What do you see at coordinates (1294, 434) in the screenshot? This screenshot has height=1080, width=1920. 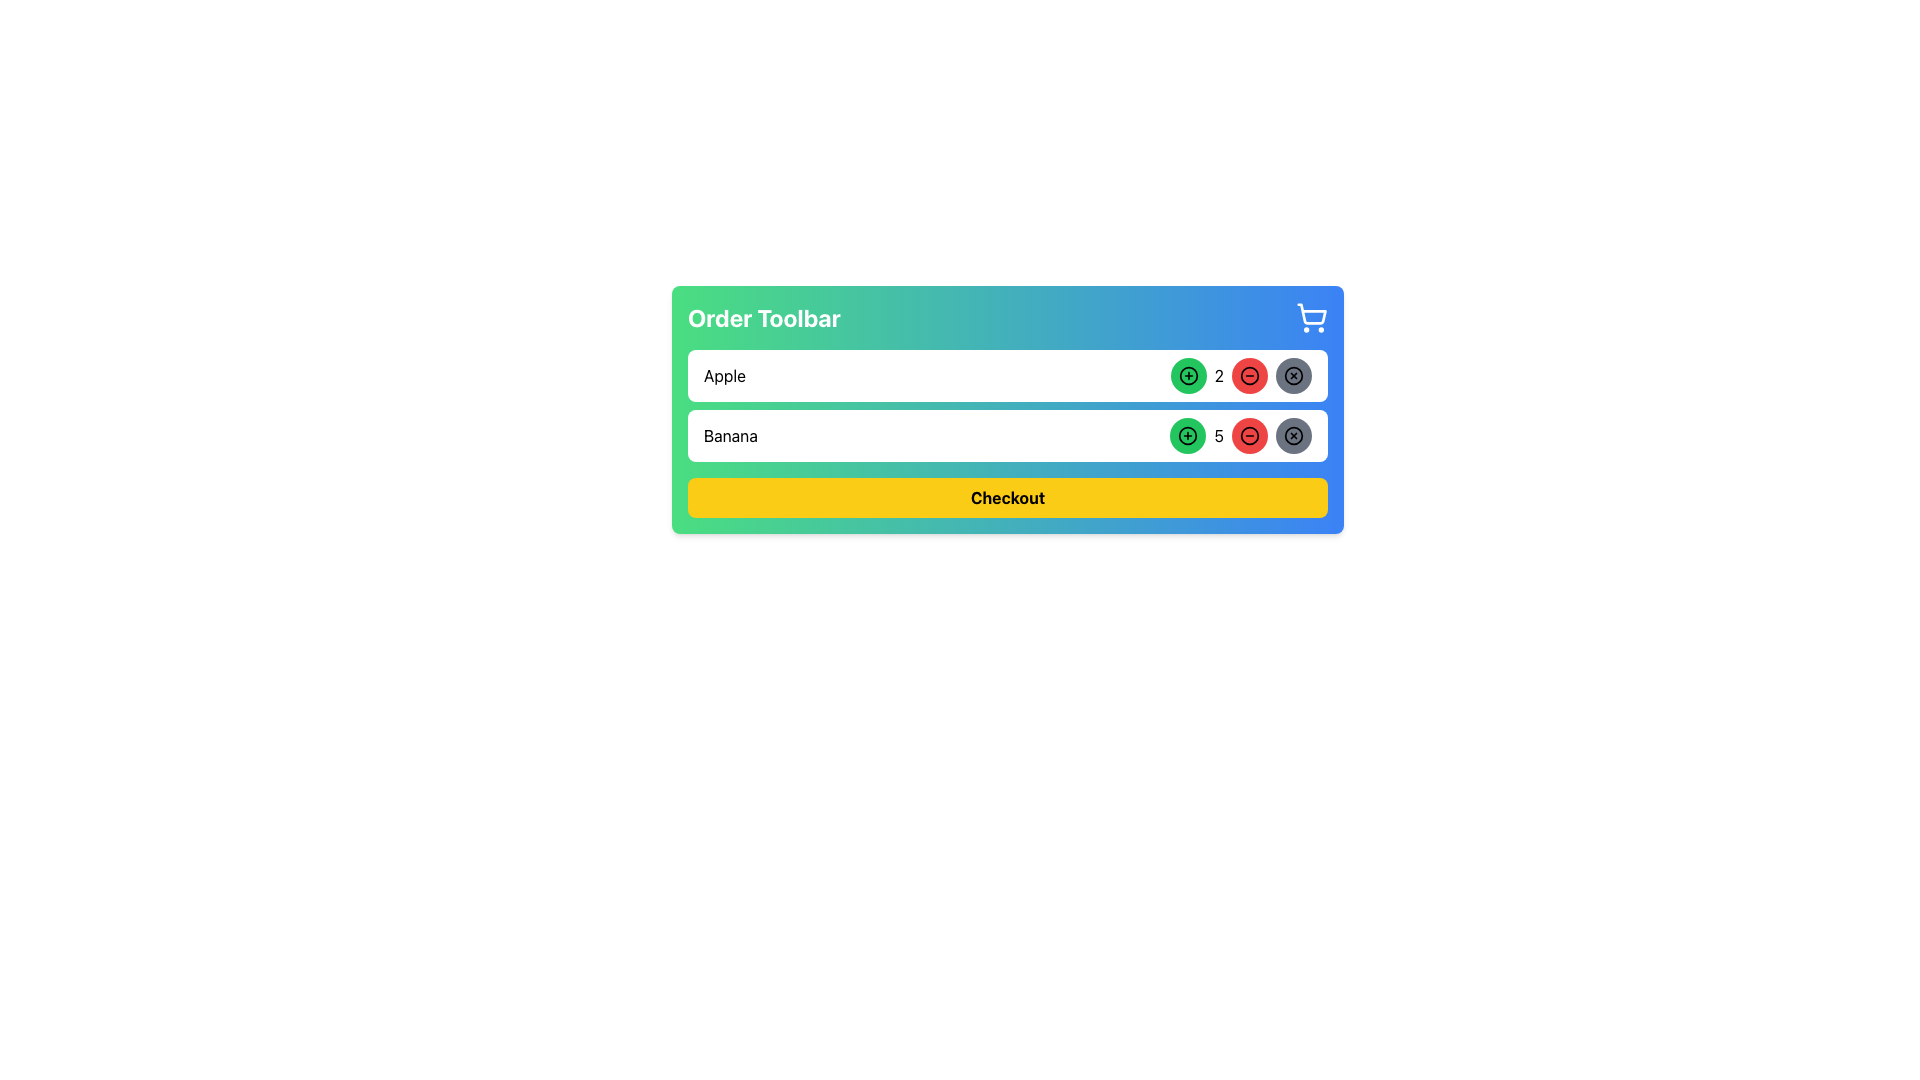 I see `the circular button with a dark gray background and an 'X' icon, located in the second row under the label 'Banana'` at bounding box center [1294, 434].